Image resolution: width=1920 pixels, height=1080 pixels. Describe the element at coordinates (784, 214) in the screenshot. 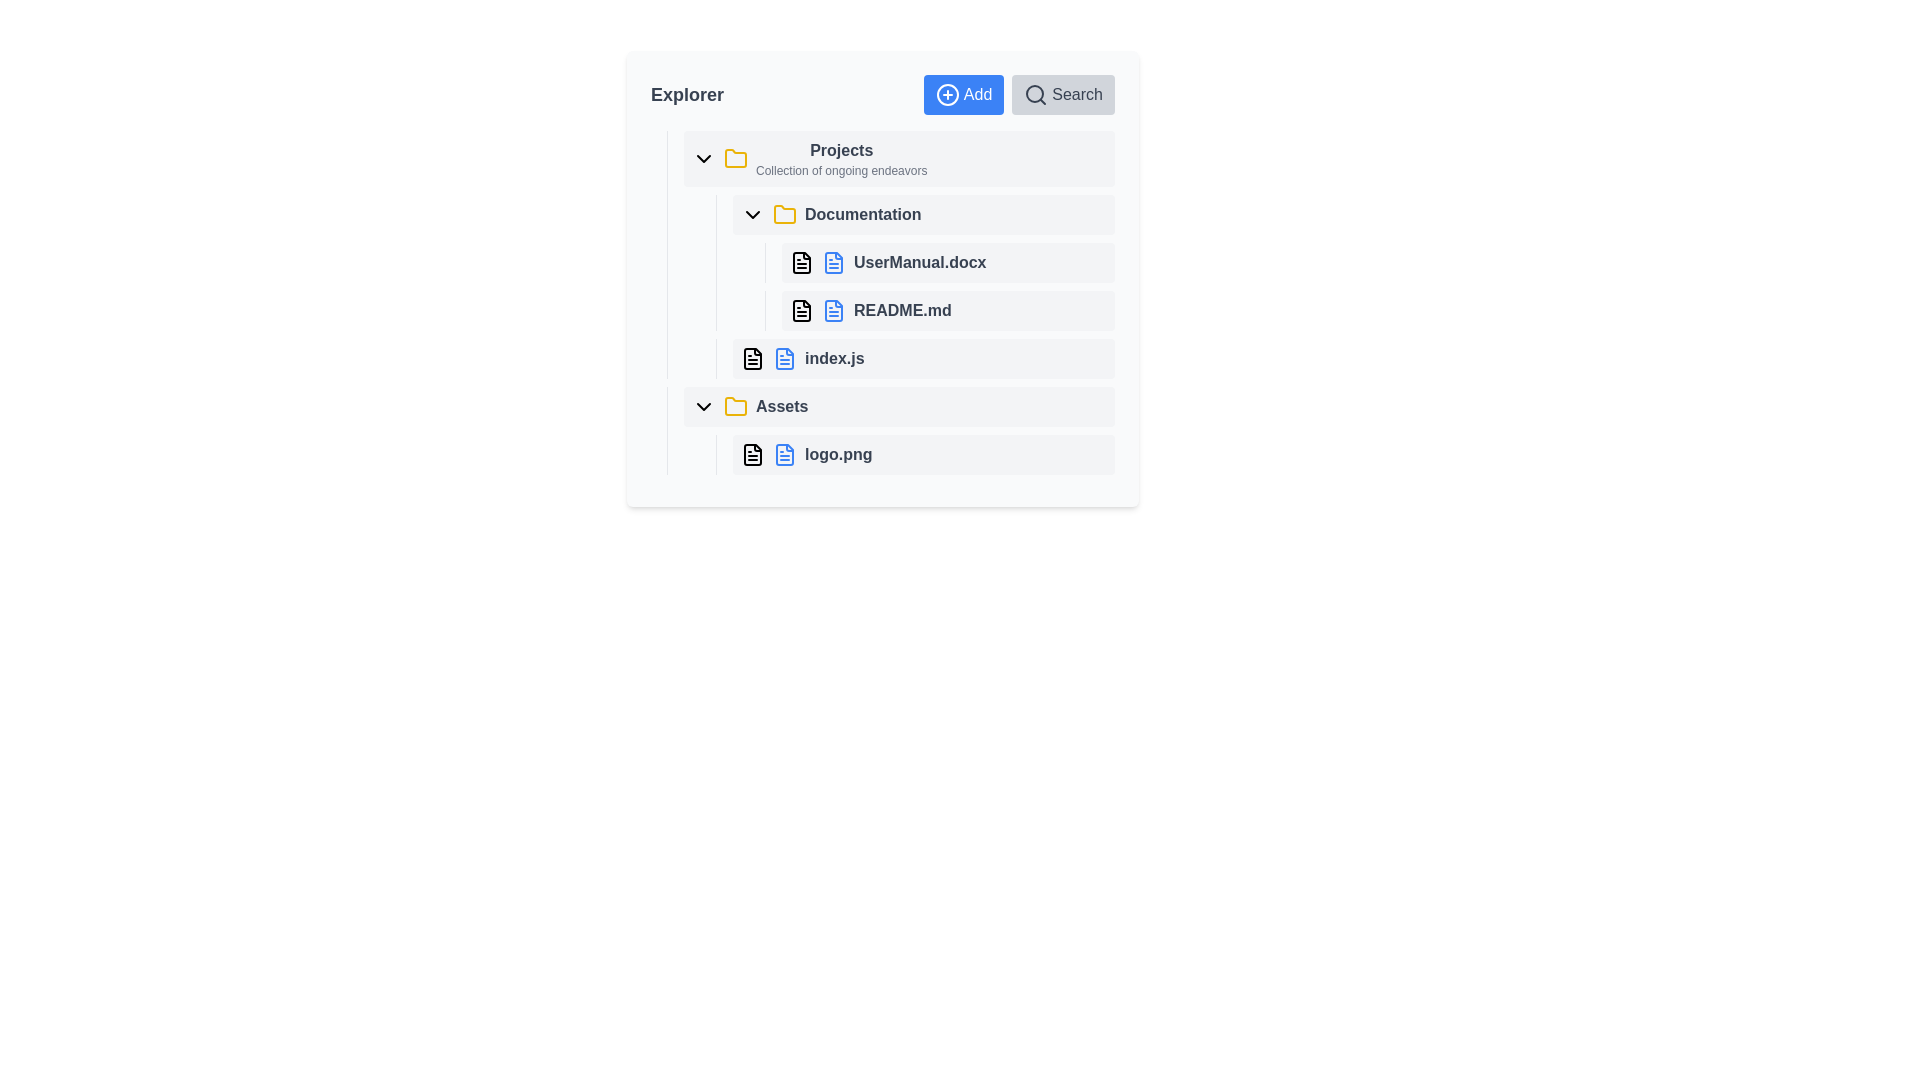

I see `the yellow folder icon located in the 'Explorer' panel next to the label 'Documentation'` at that location.